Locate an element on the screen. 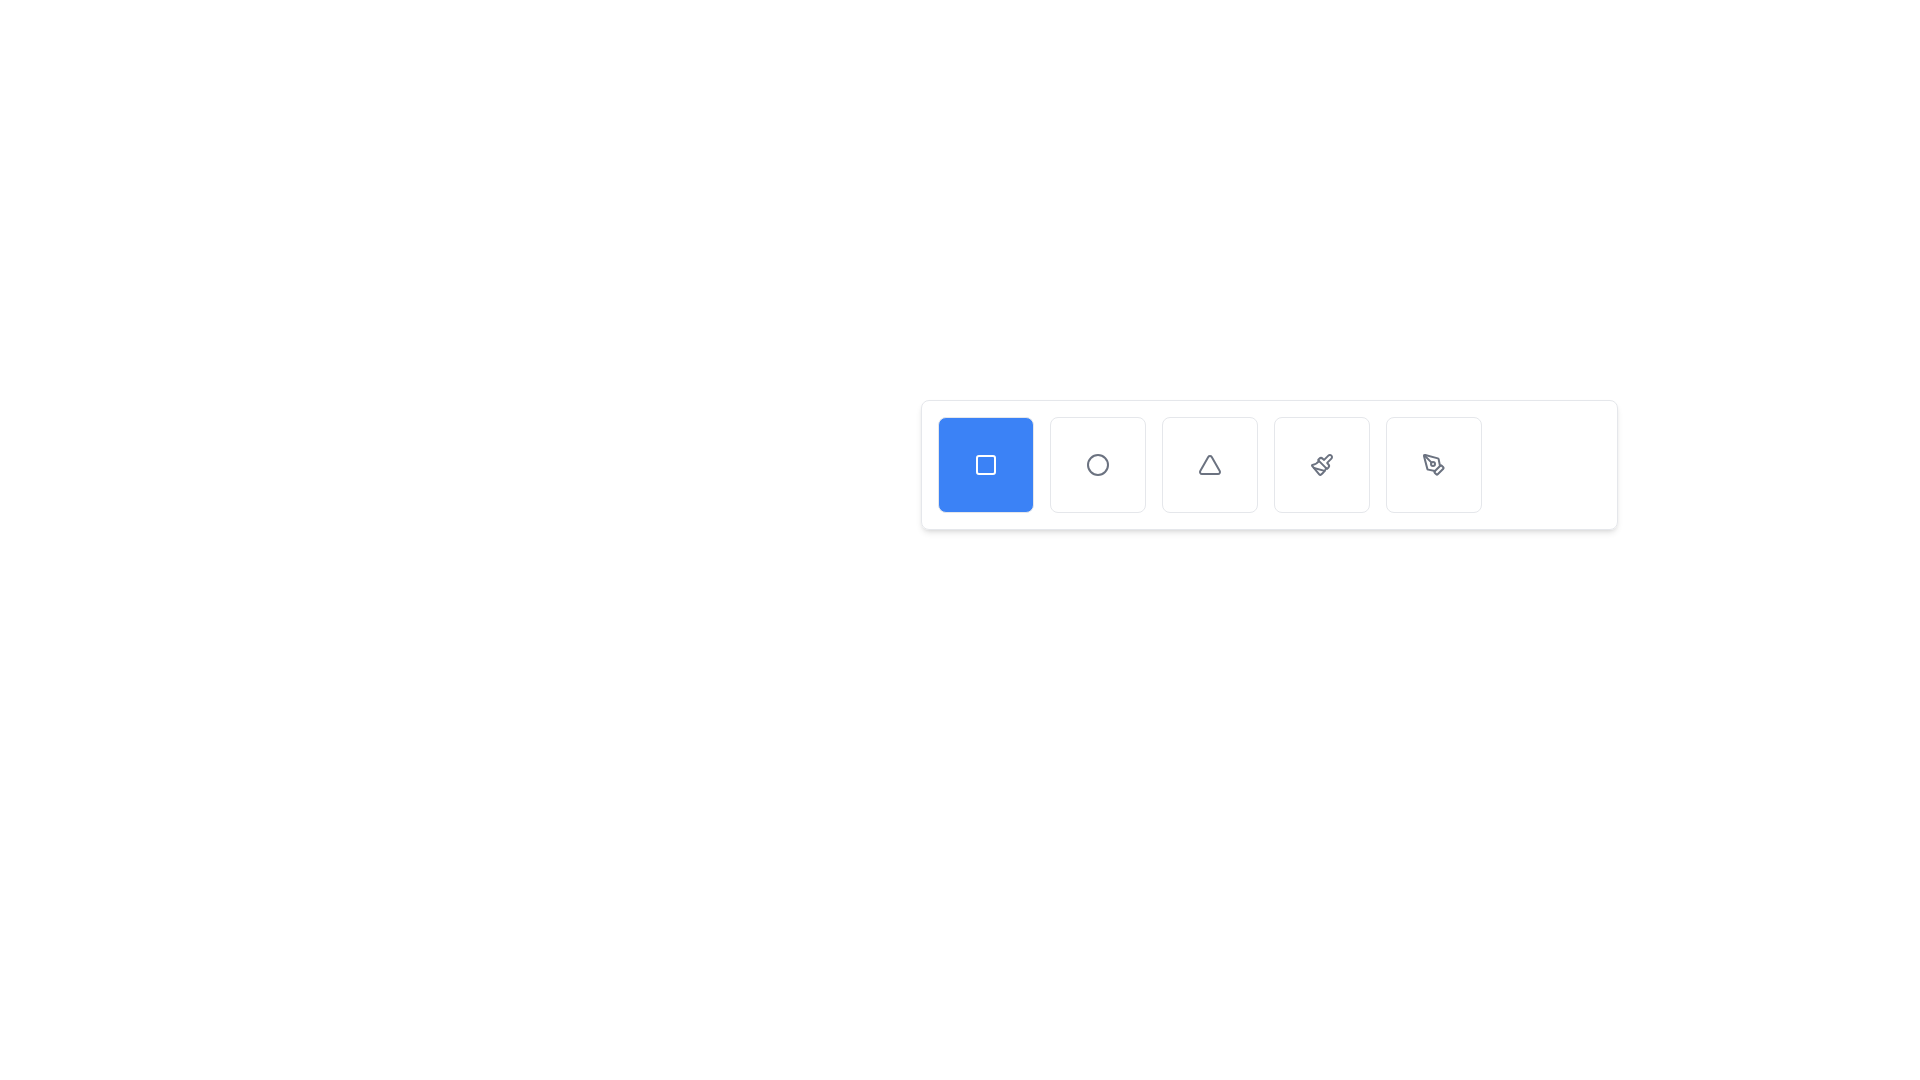 The height and width of the screenshot is (1080, 1920). the paintbrush icon button located in the fourth position of the toolbar at the bottom of the interface is located at coordinates (1321, 465).